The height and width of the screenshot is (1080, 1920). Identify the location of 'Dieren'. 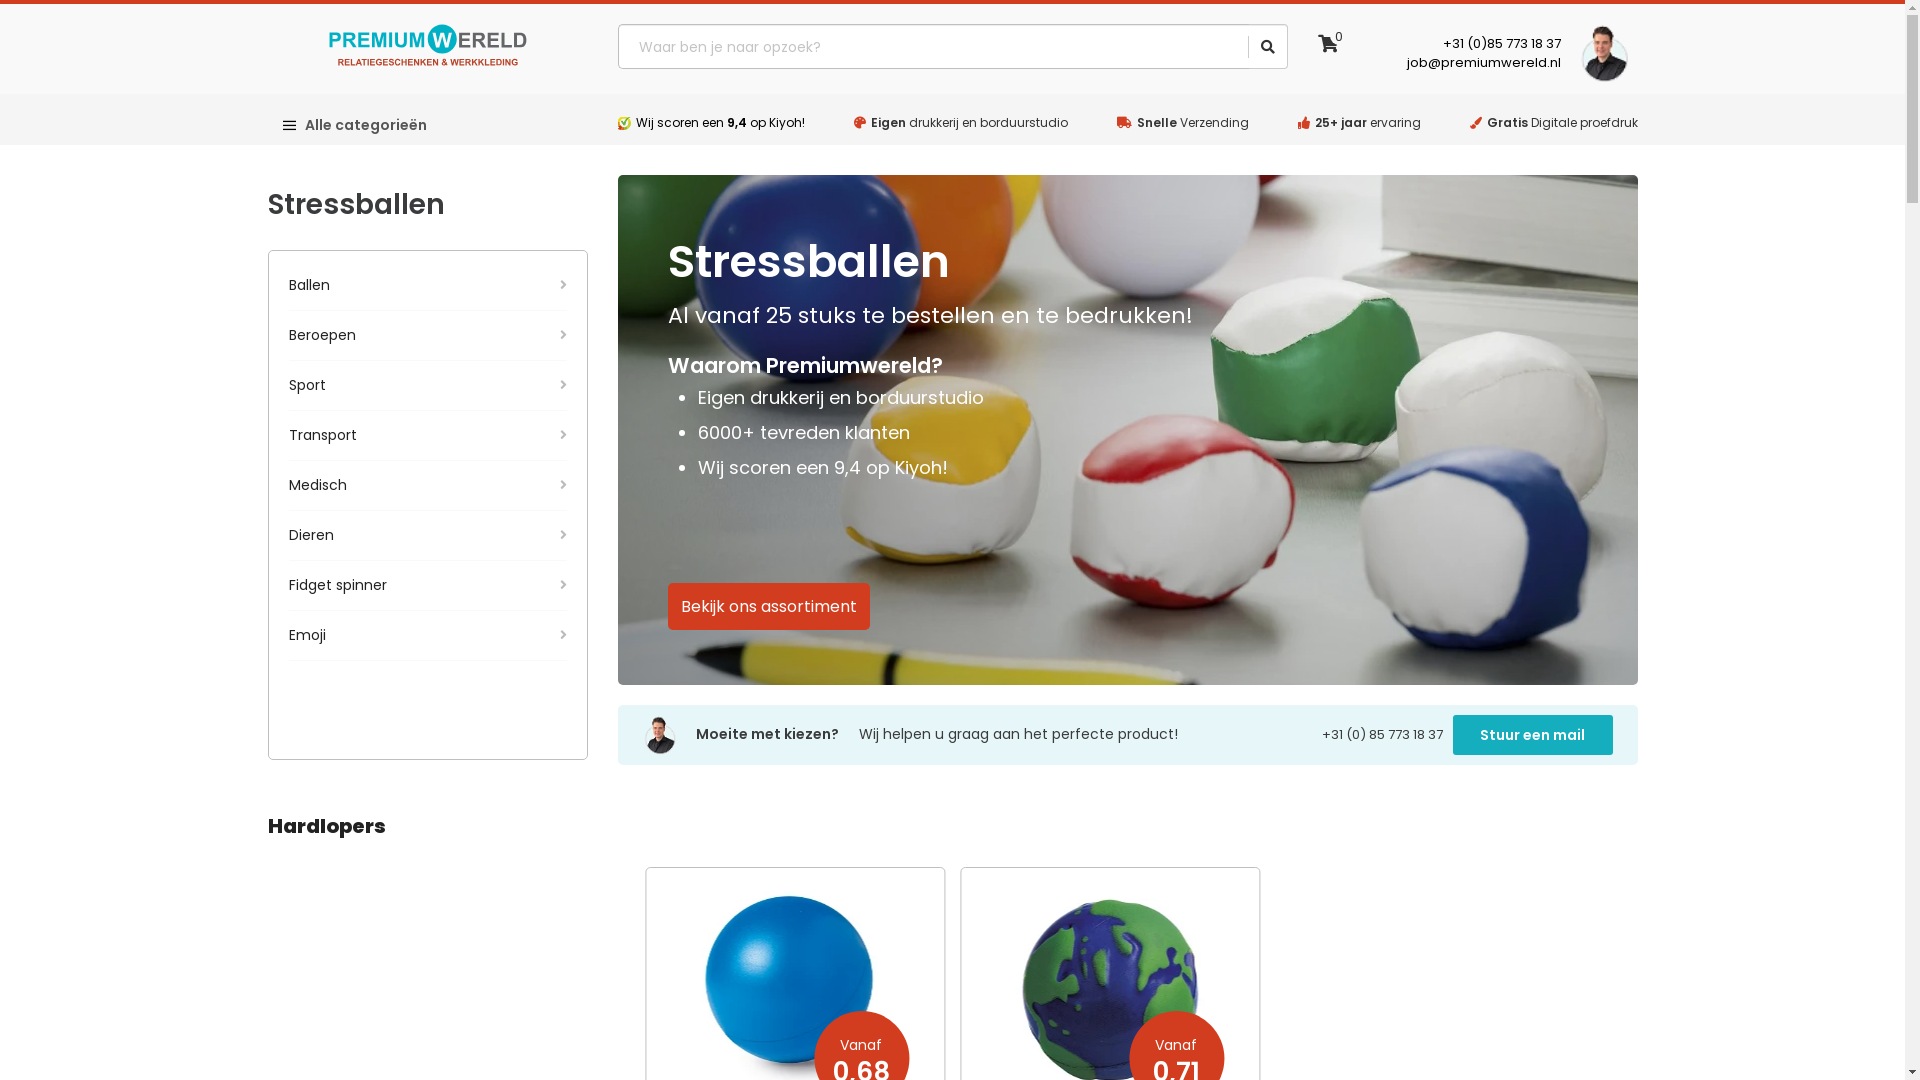
(426, 534).